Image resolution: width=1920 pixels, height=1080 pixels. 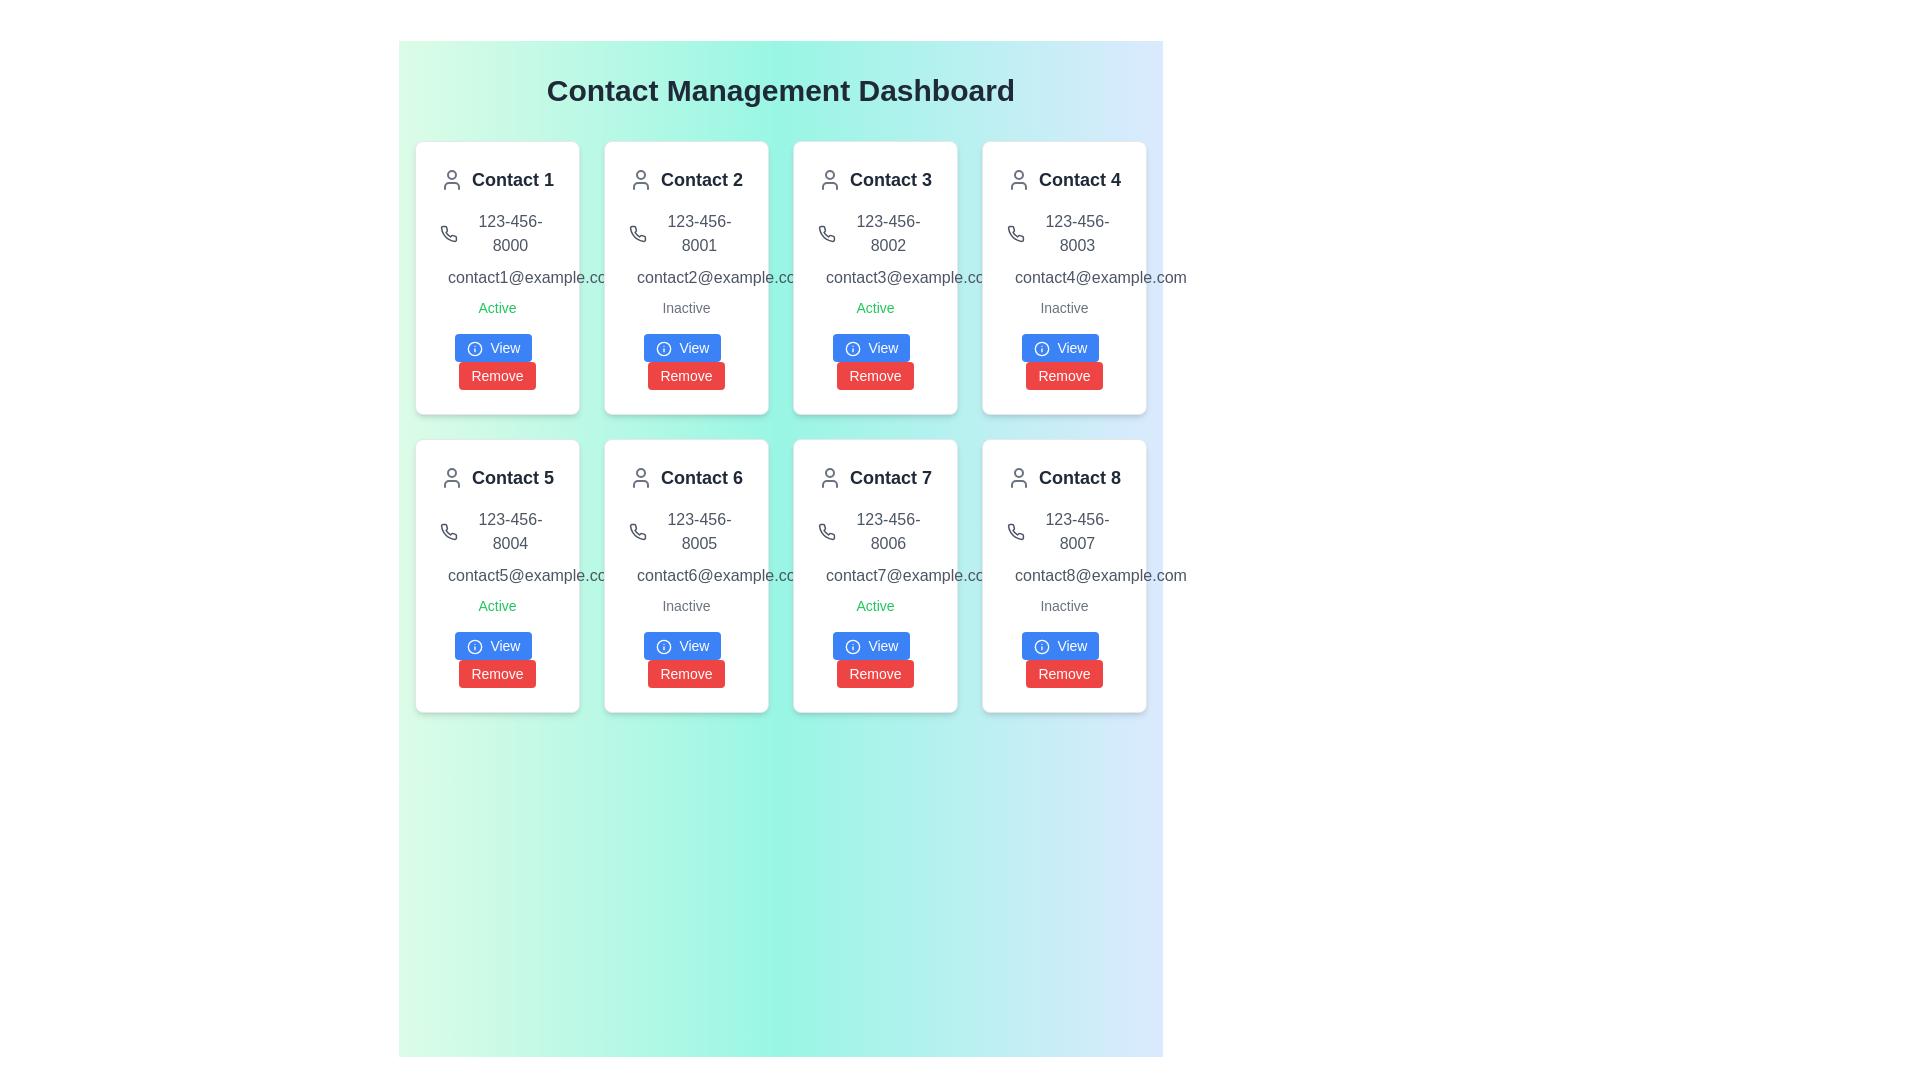 I want to click on the phone number text element for Contact 8, which is located below 'Contact 8' and above 'contact8@example.com' in the bottom-right card of the grid layout, so click(x=1063, y=531).